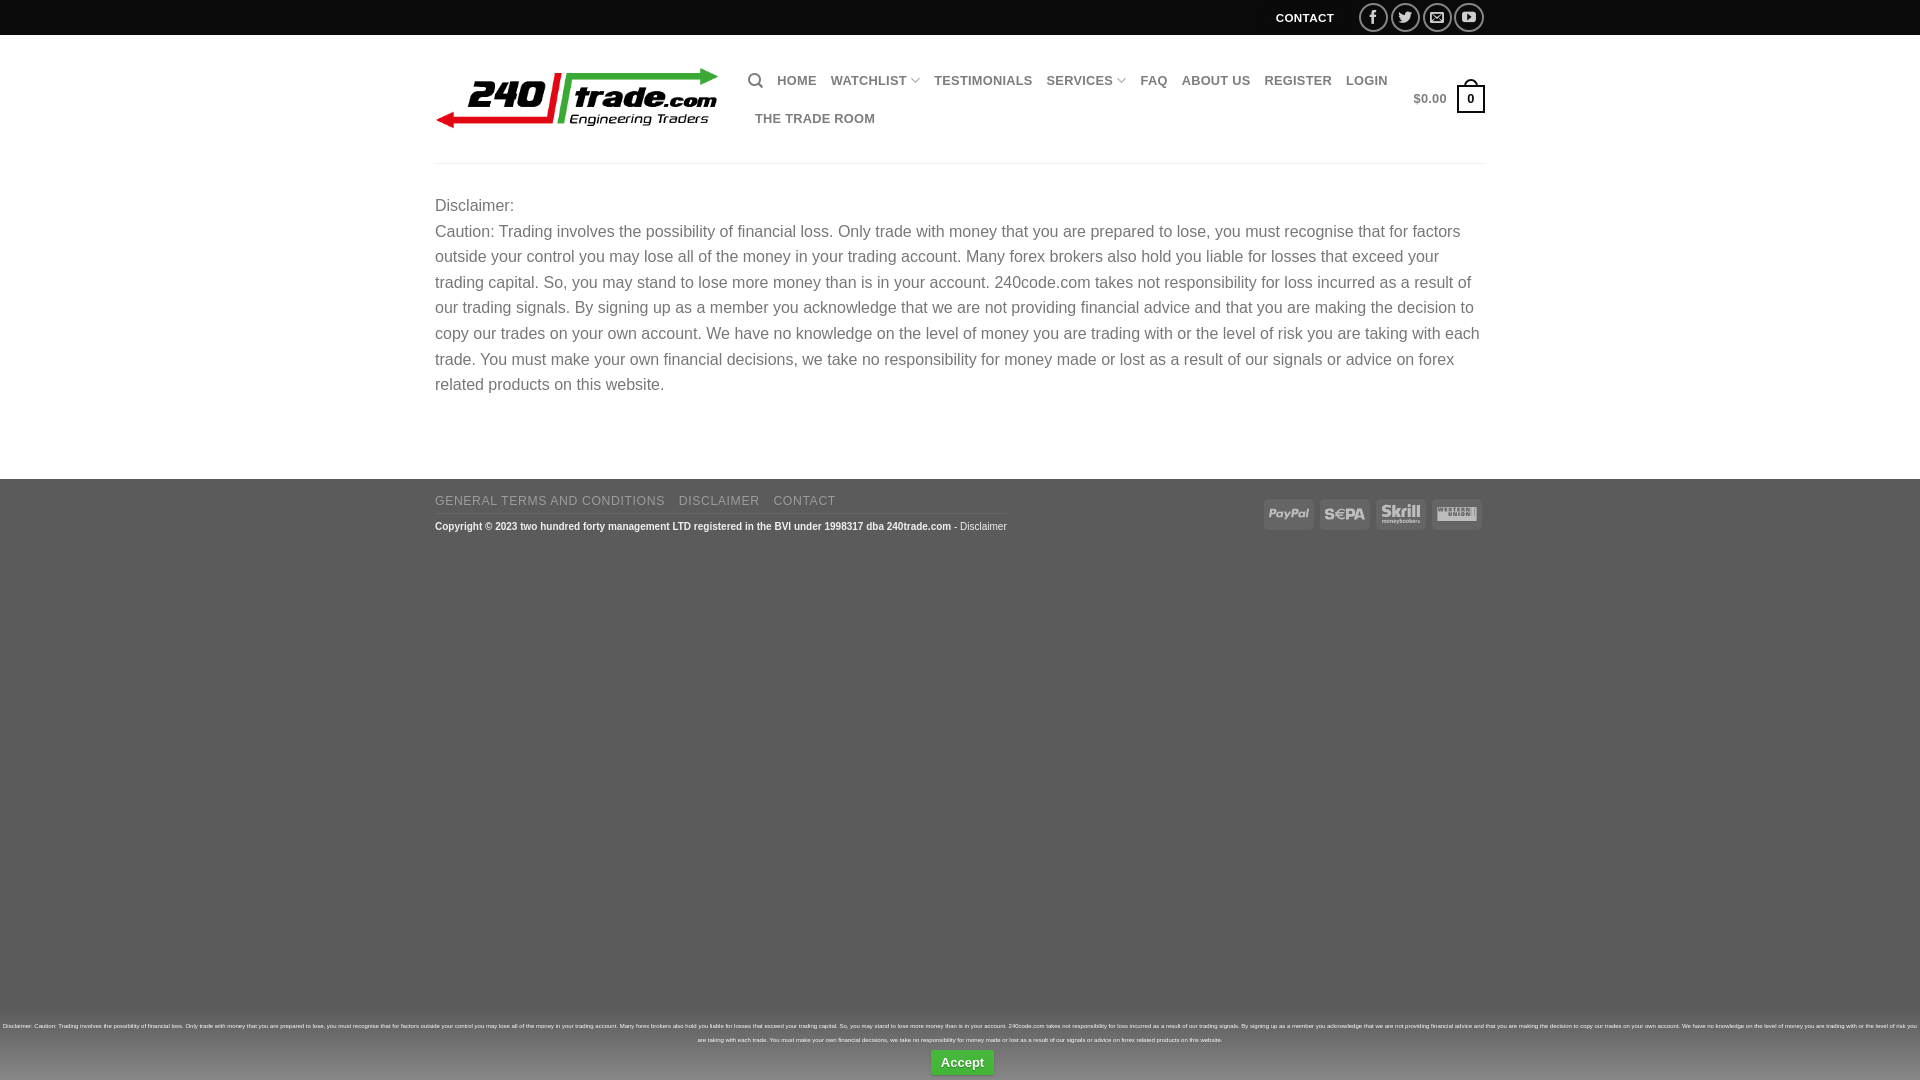 The height and width of the screenshot is (1080, 1920). I want to click on 'WATCHLIST', so click(875, 79).